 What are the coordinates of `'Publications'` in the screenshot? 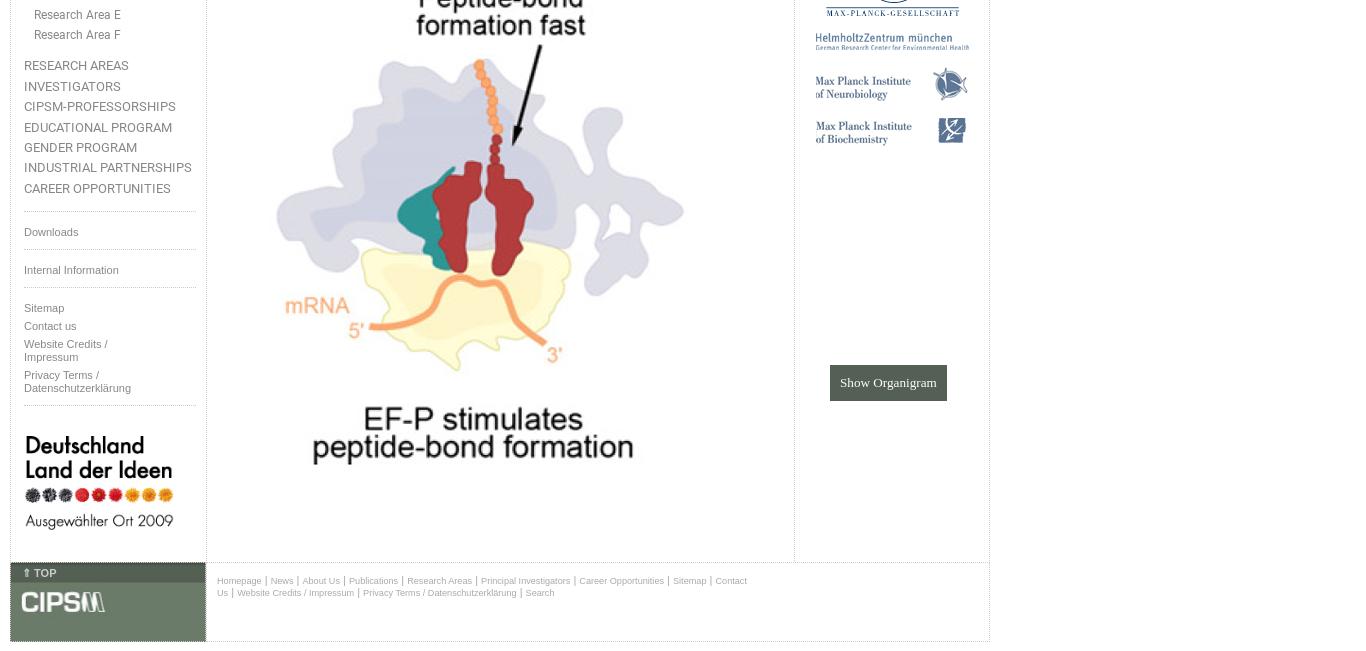 It's located at (372, 580).